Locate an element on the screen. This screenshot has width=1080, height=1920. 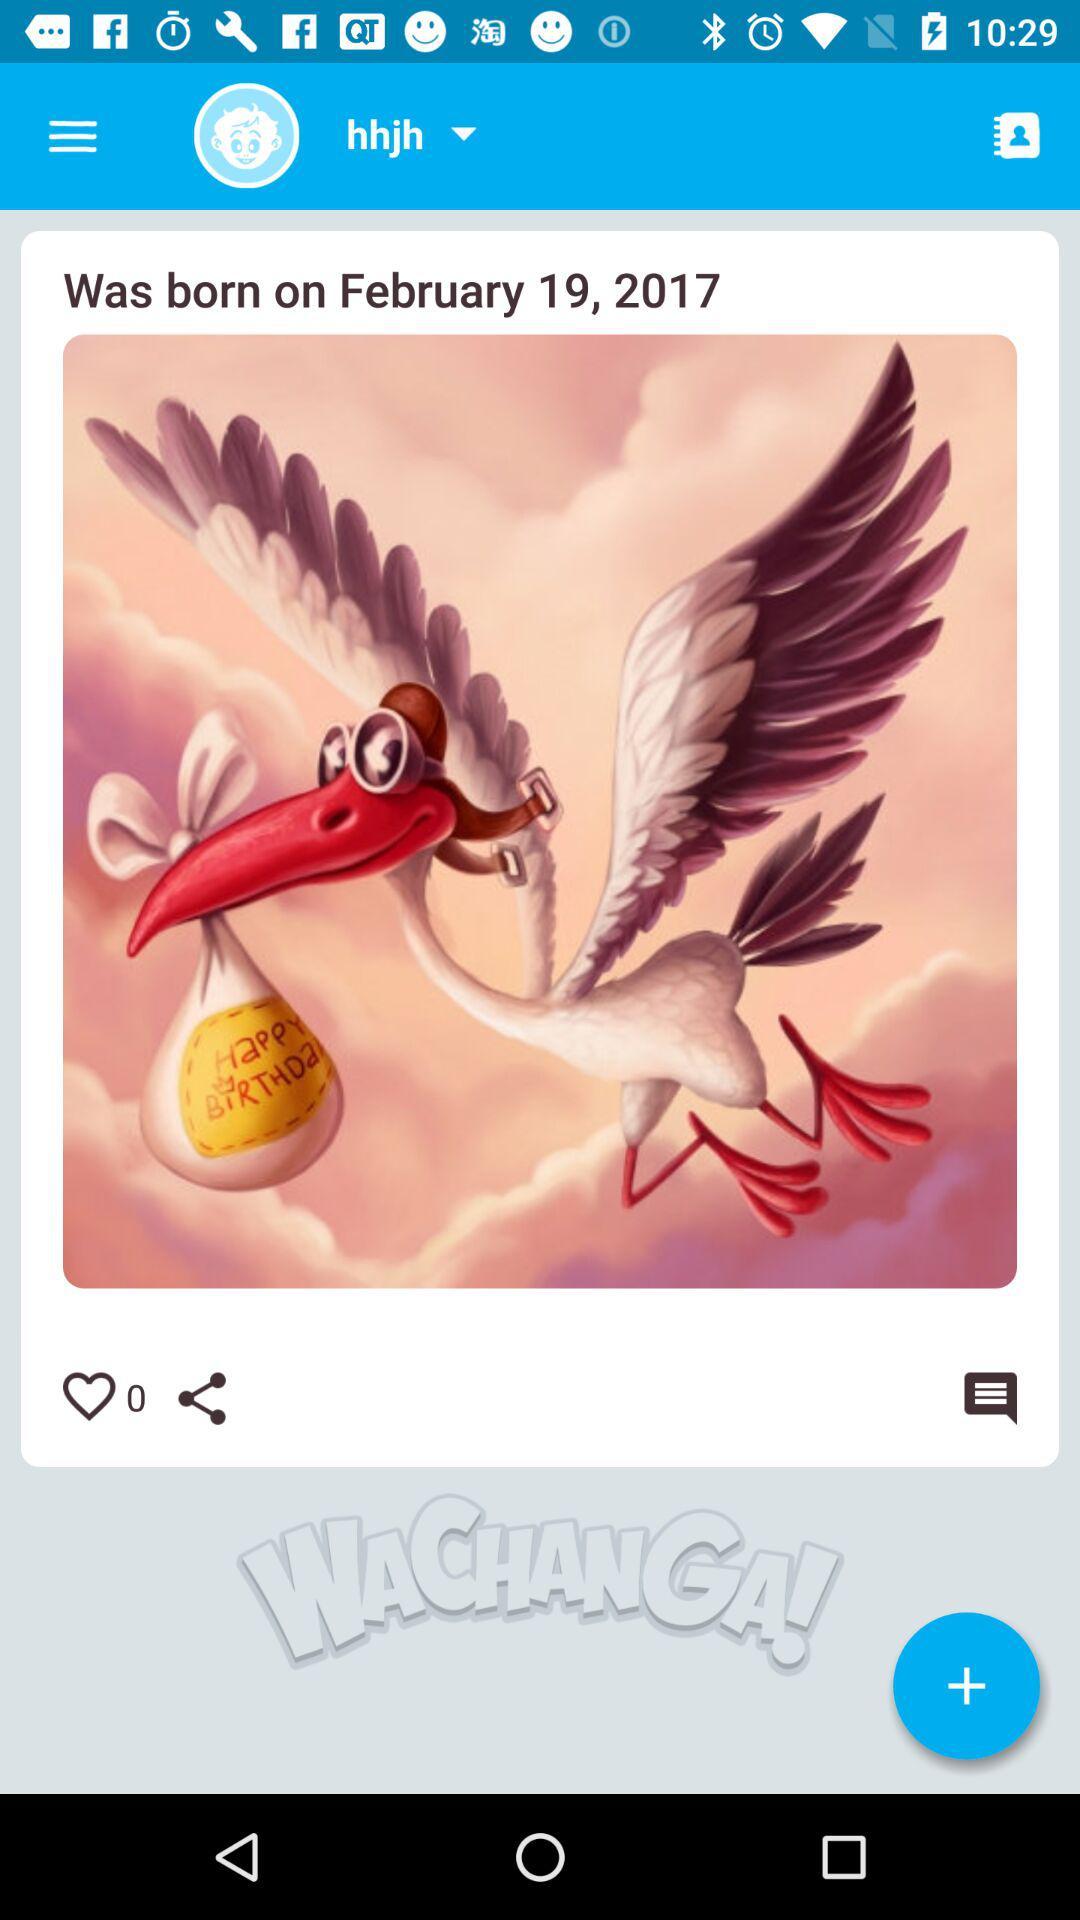
would drop down the name box is located at coordinates (463, 135).